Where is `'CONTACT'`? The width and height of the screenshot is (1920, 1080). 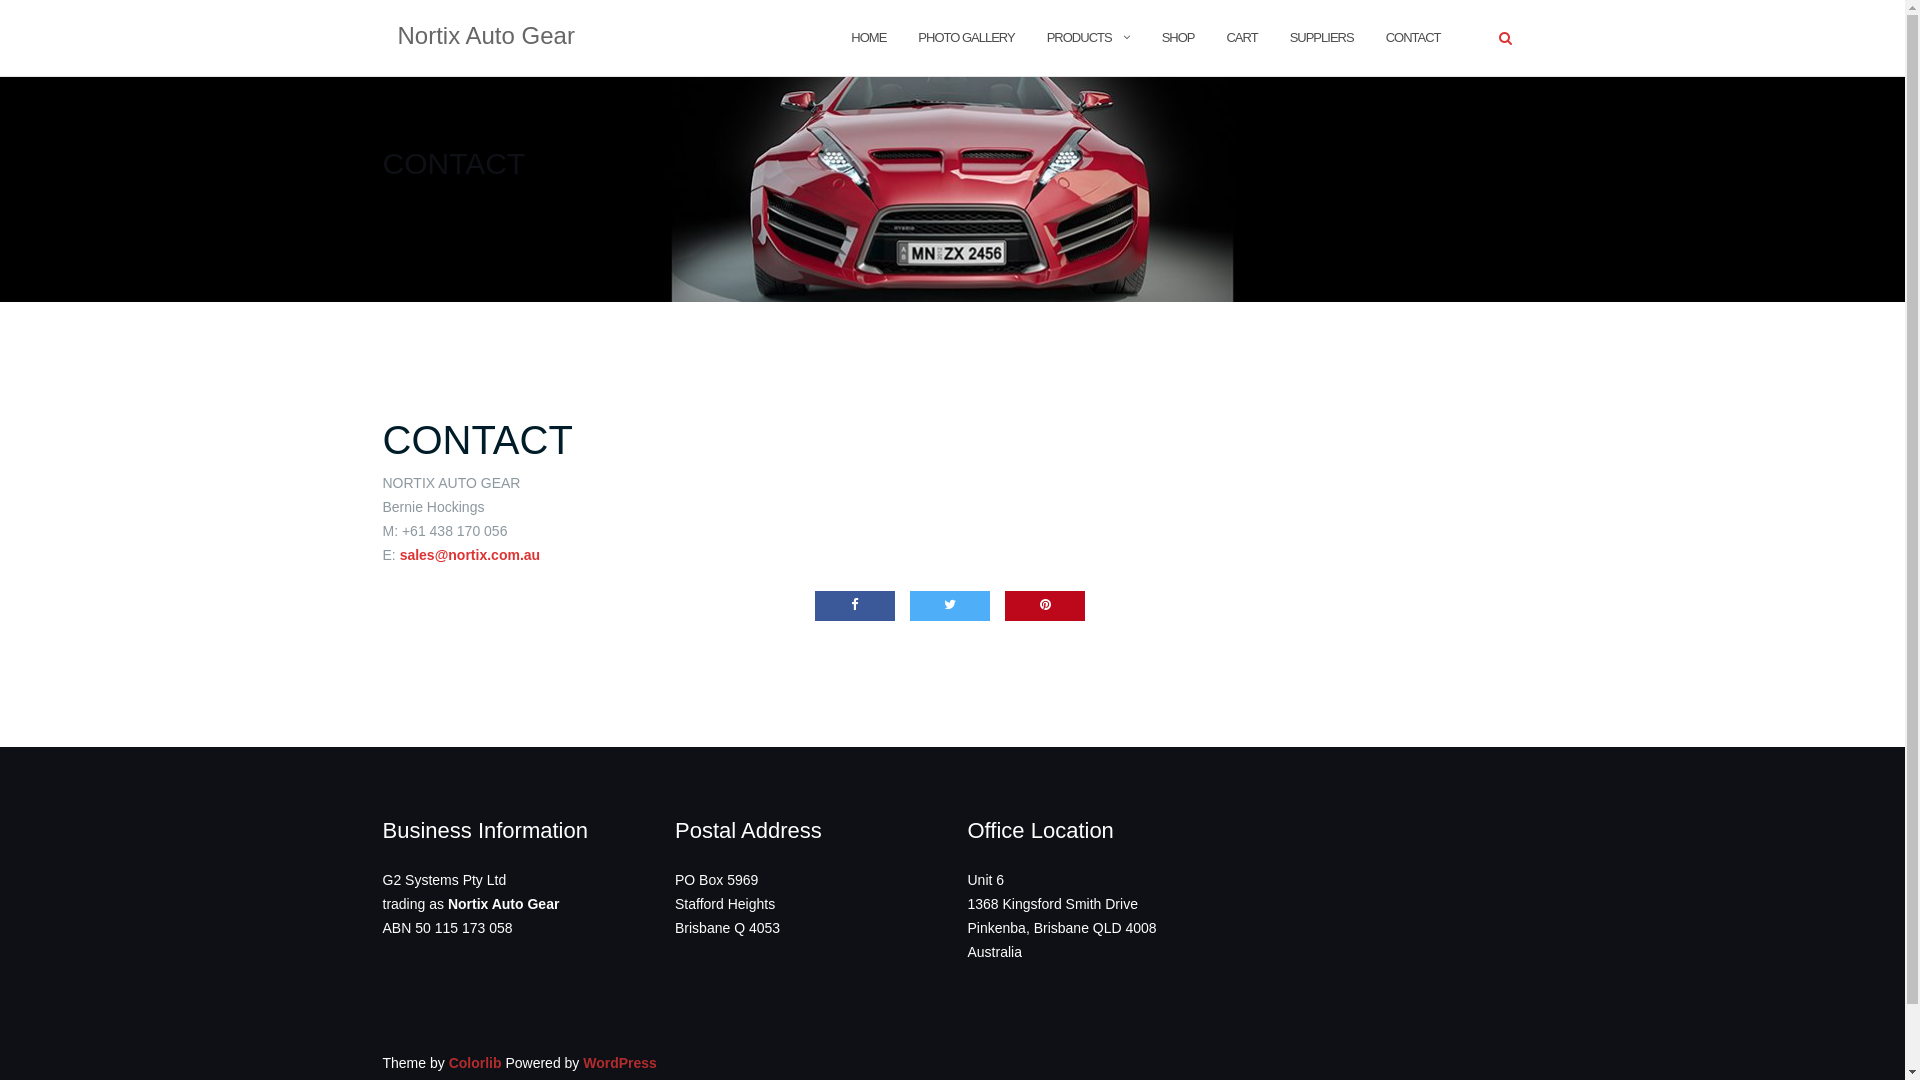
'CONTACT' is located at coordinates (1412, 37).